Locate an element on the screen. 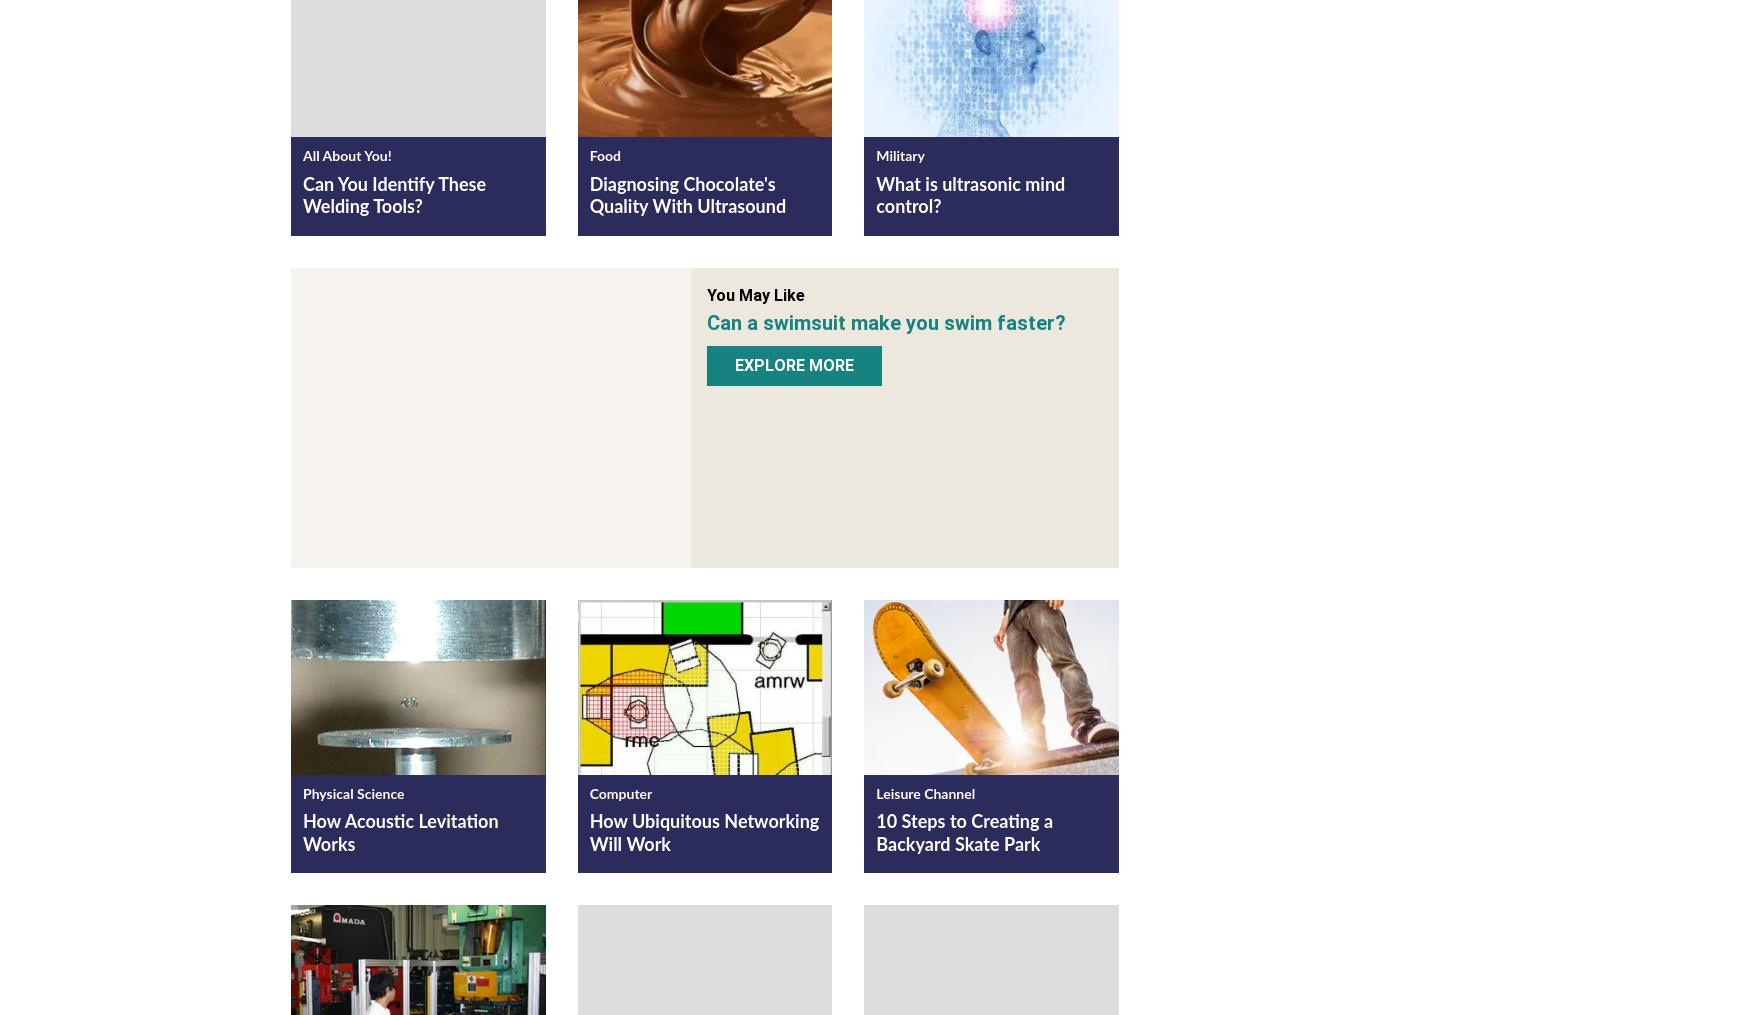  'Food' is located at coordinates (604, 156).